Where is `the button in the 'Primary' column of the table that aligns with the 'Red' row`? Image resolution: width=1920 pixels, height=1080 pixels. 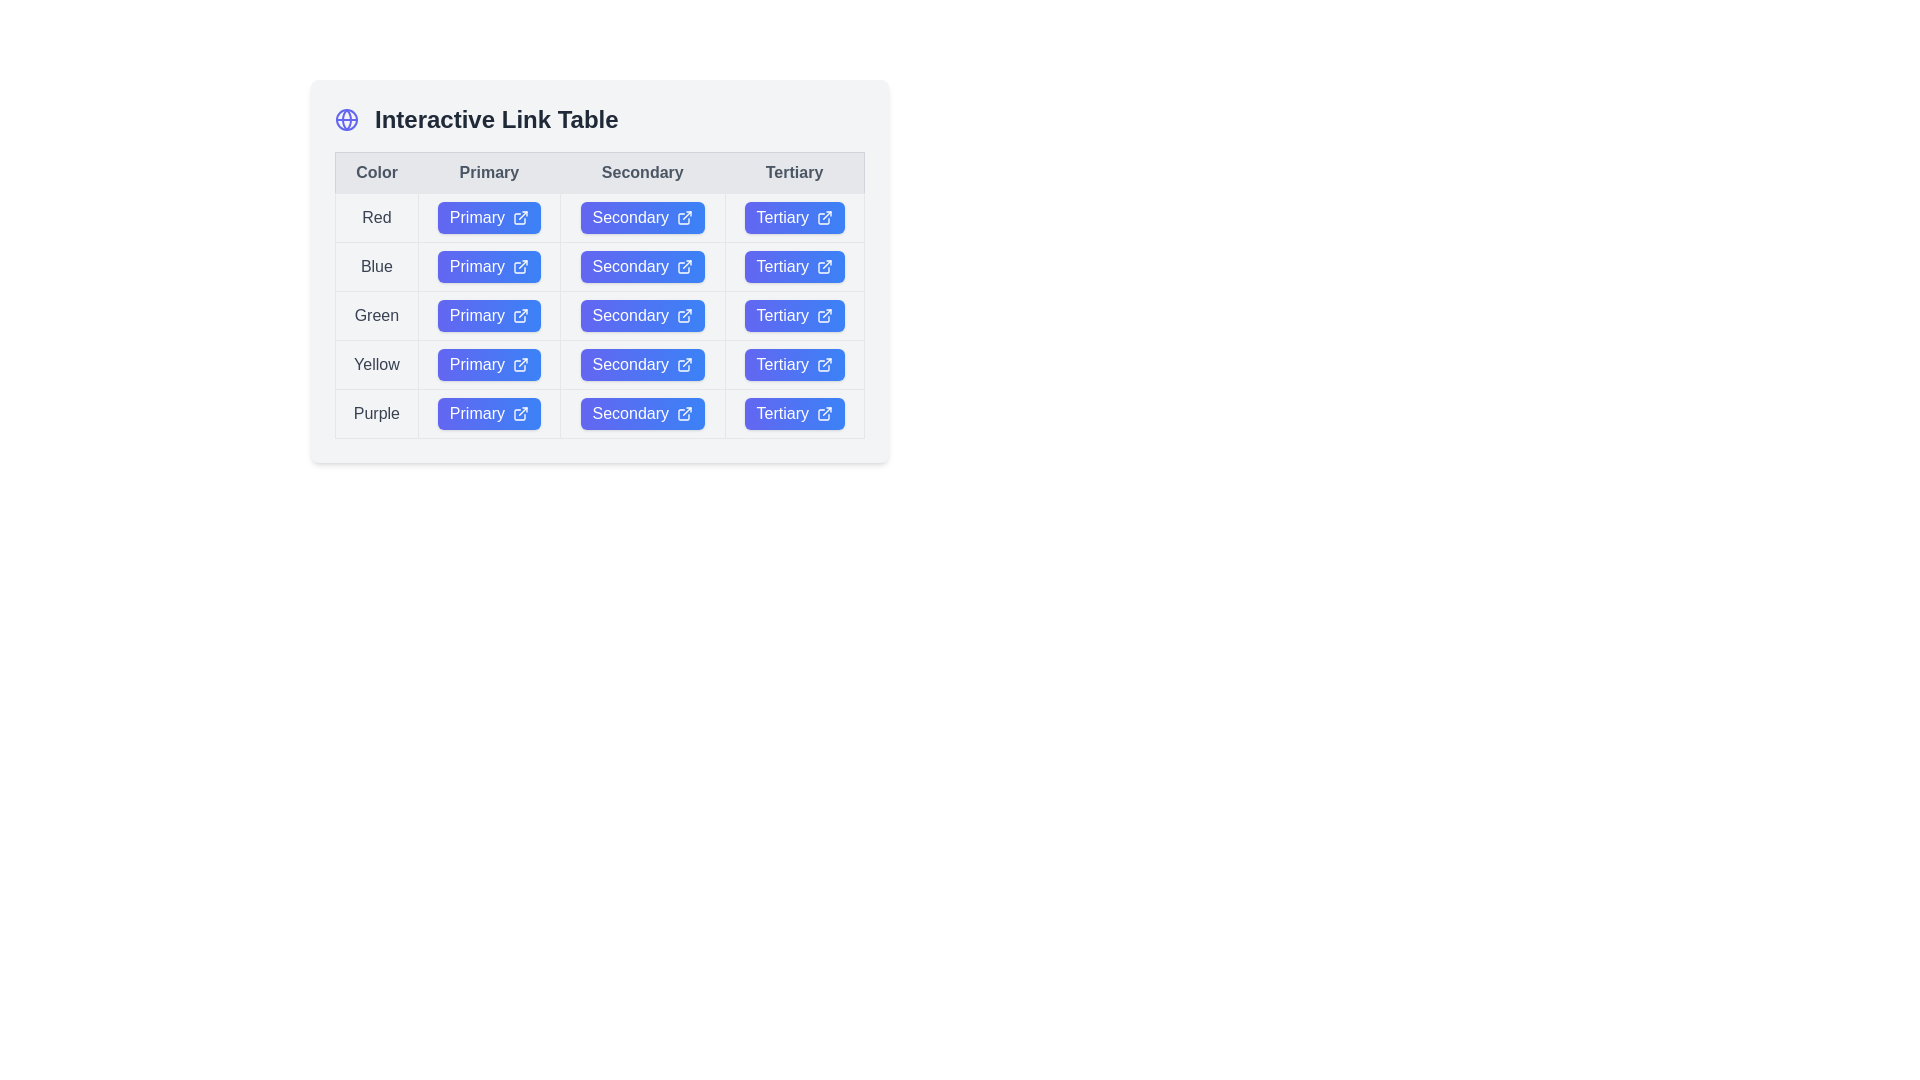
the button in the 'Primary' column of the table that aligns with the 'Red' row is located at coordinates (489, 218).